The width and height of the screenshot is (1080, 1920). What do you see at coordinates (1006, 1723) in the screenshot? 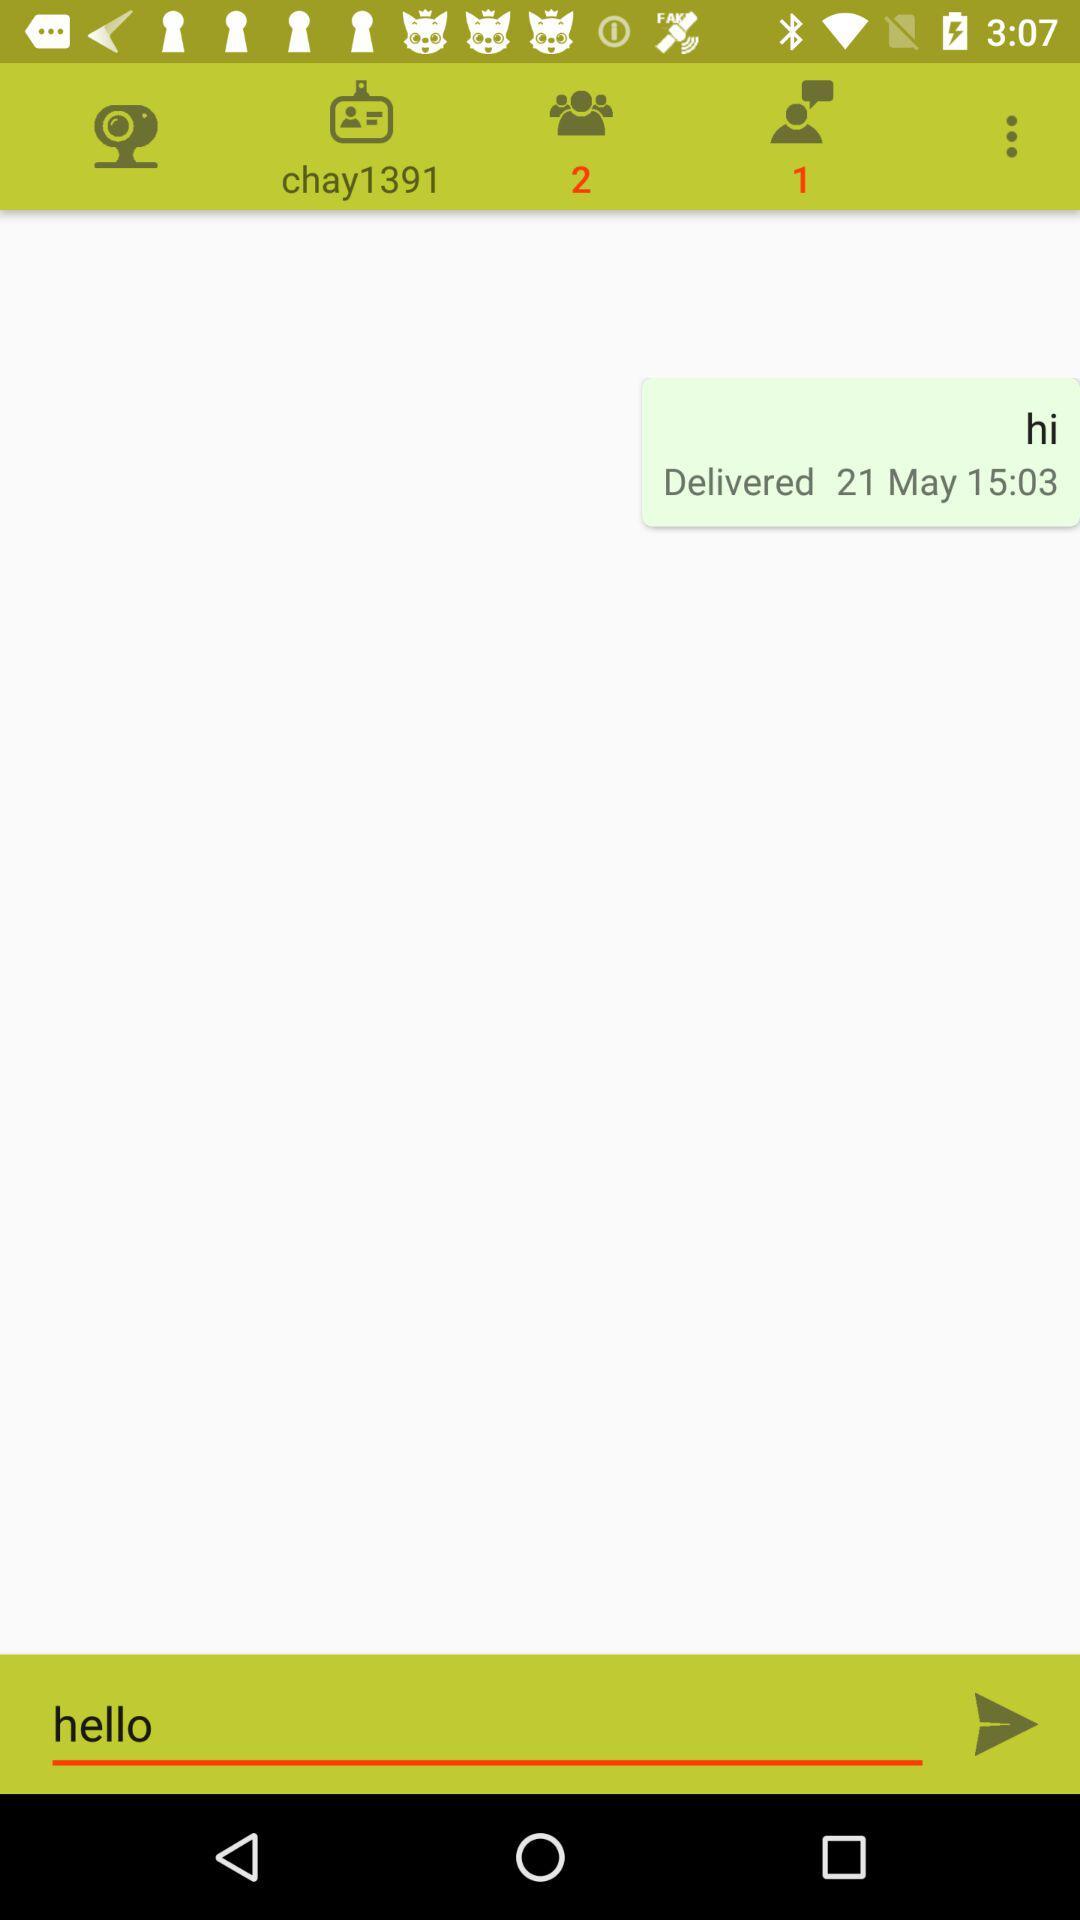
I see `send` at bounding box center [1006, 1723].